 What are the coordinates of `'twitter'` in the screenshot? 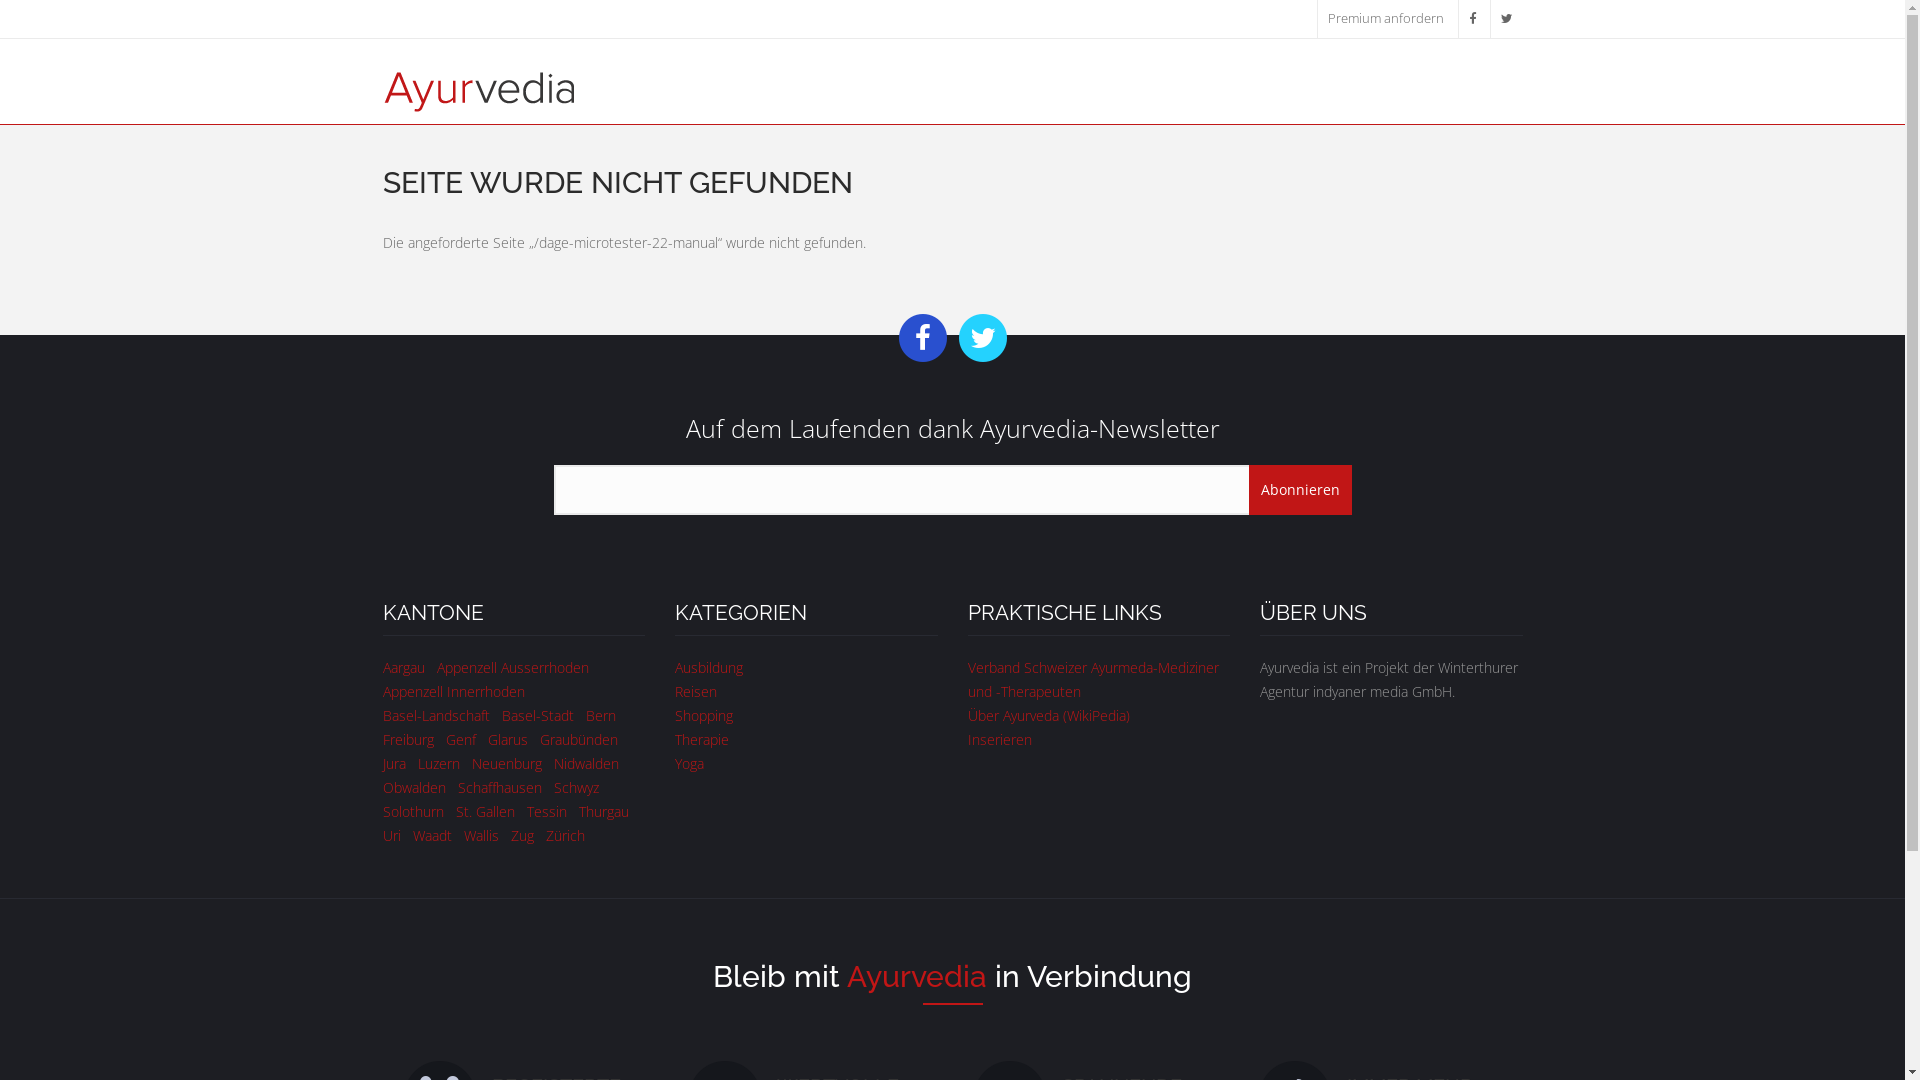 It's located at (1506, 18).